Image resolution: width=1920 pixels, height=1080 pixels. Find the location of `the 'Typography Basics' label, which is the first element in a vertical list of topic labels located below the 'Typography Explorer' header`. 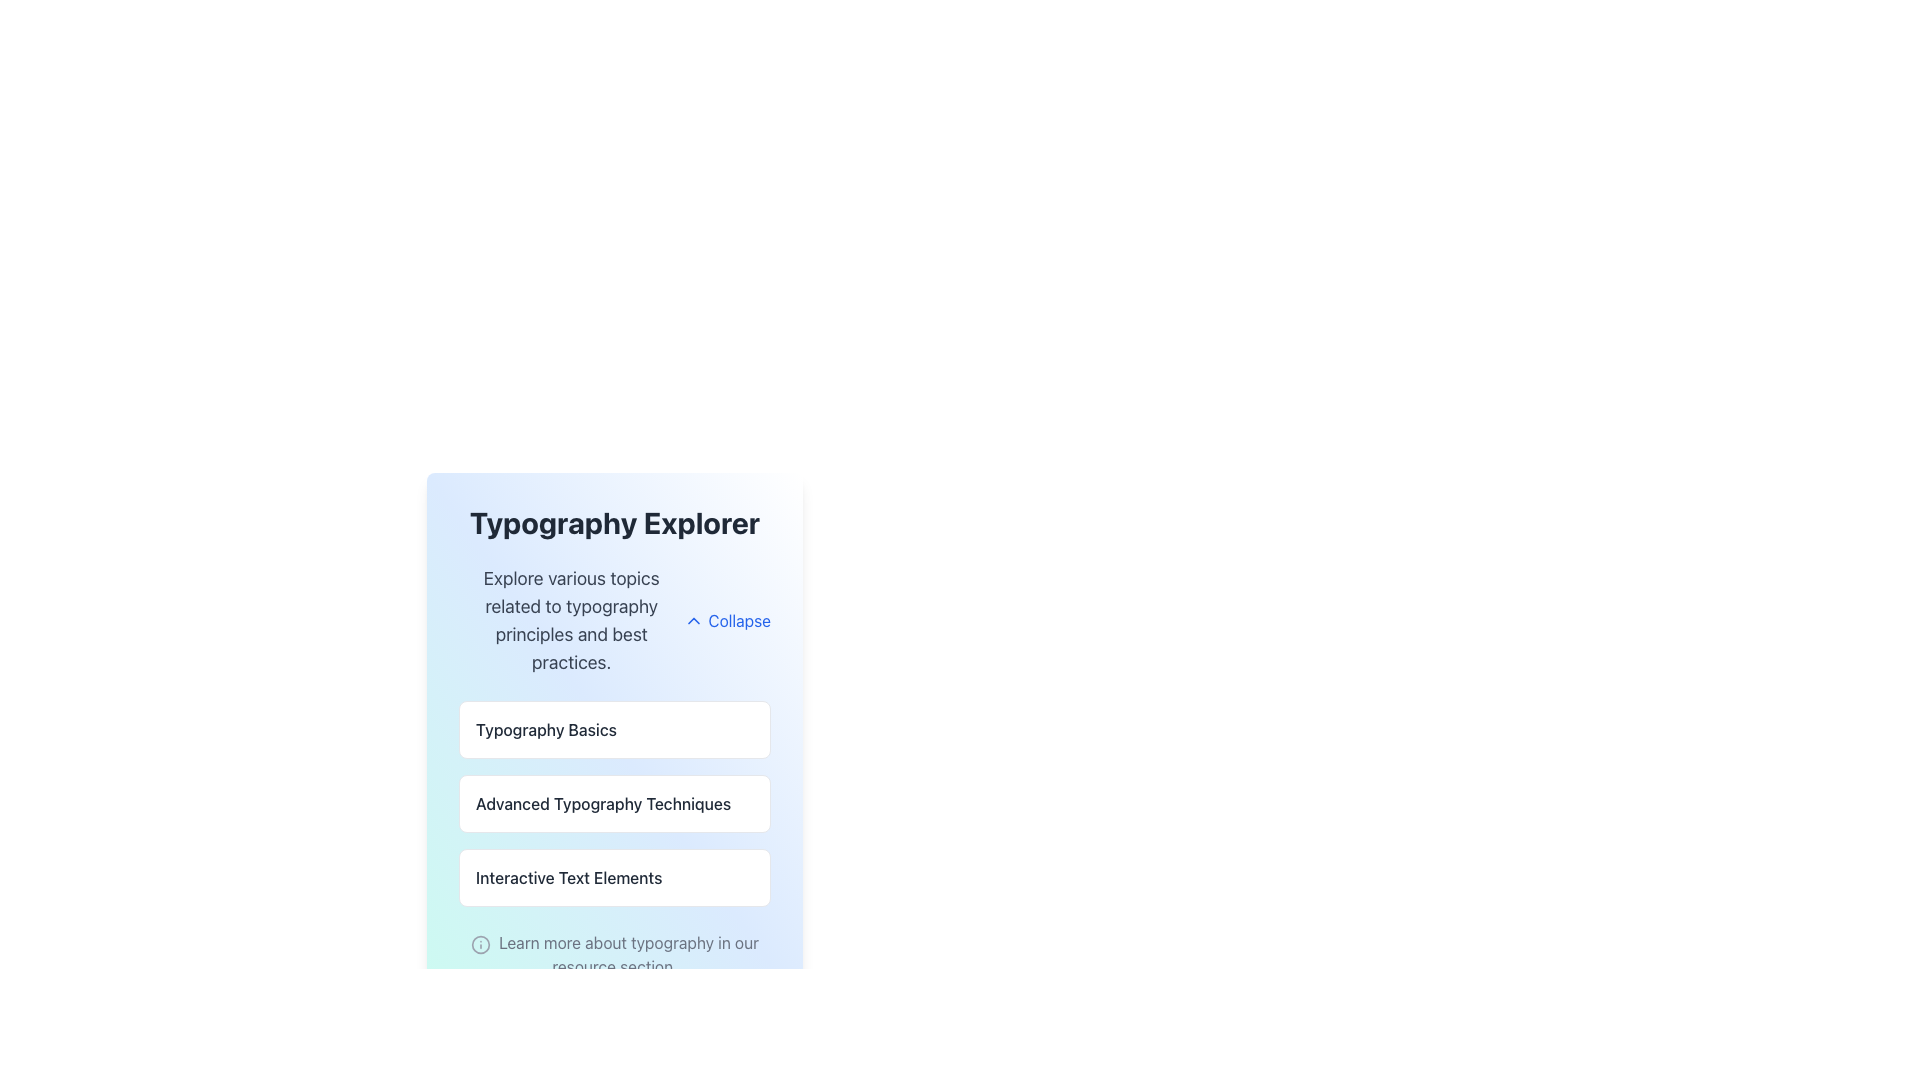

the 'Typography Basics' label, which is the first element in a vertical list of topic labels located below the 'Typography Explorer' header is located at coordinates (546, 729).